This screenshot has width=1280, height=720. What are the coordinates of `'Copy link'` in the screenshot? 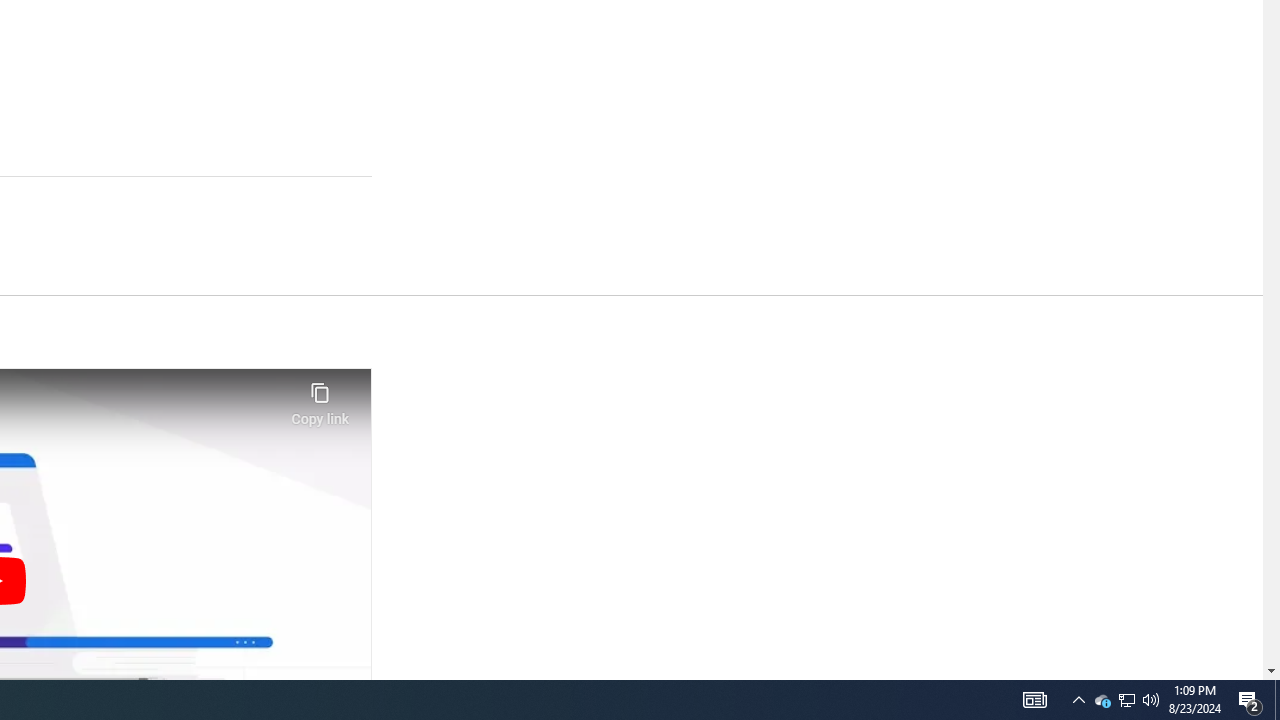 It's located at (320, 398).